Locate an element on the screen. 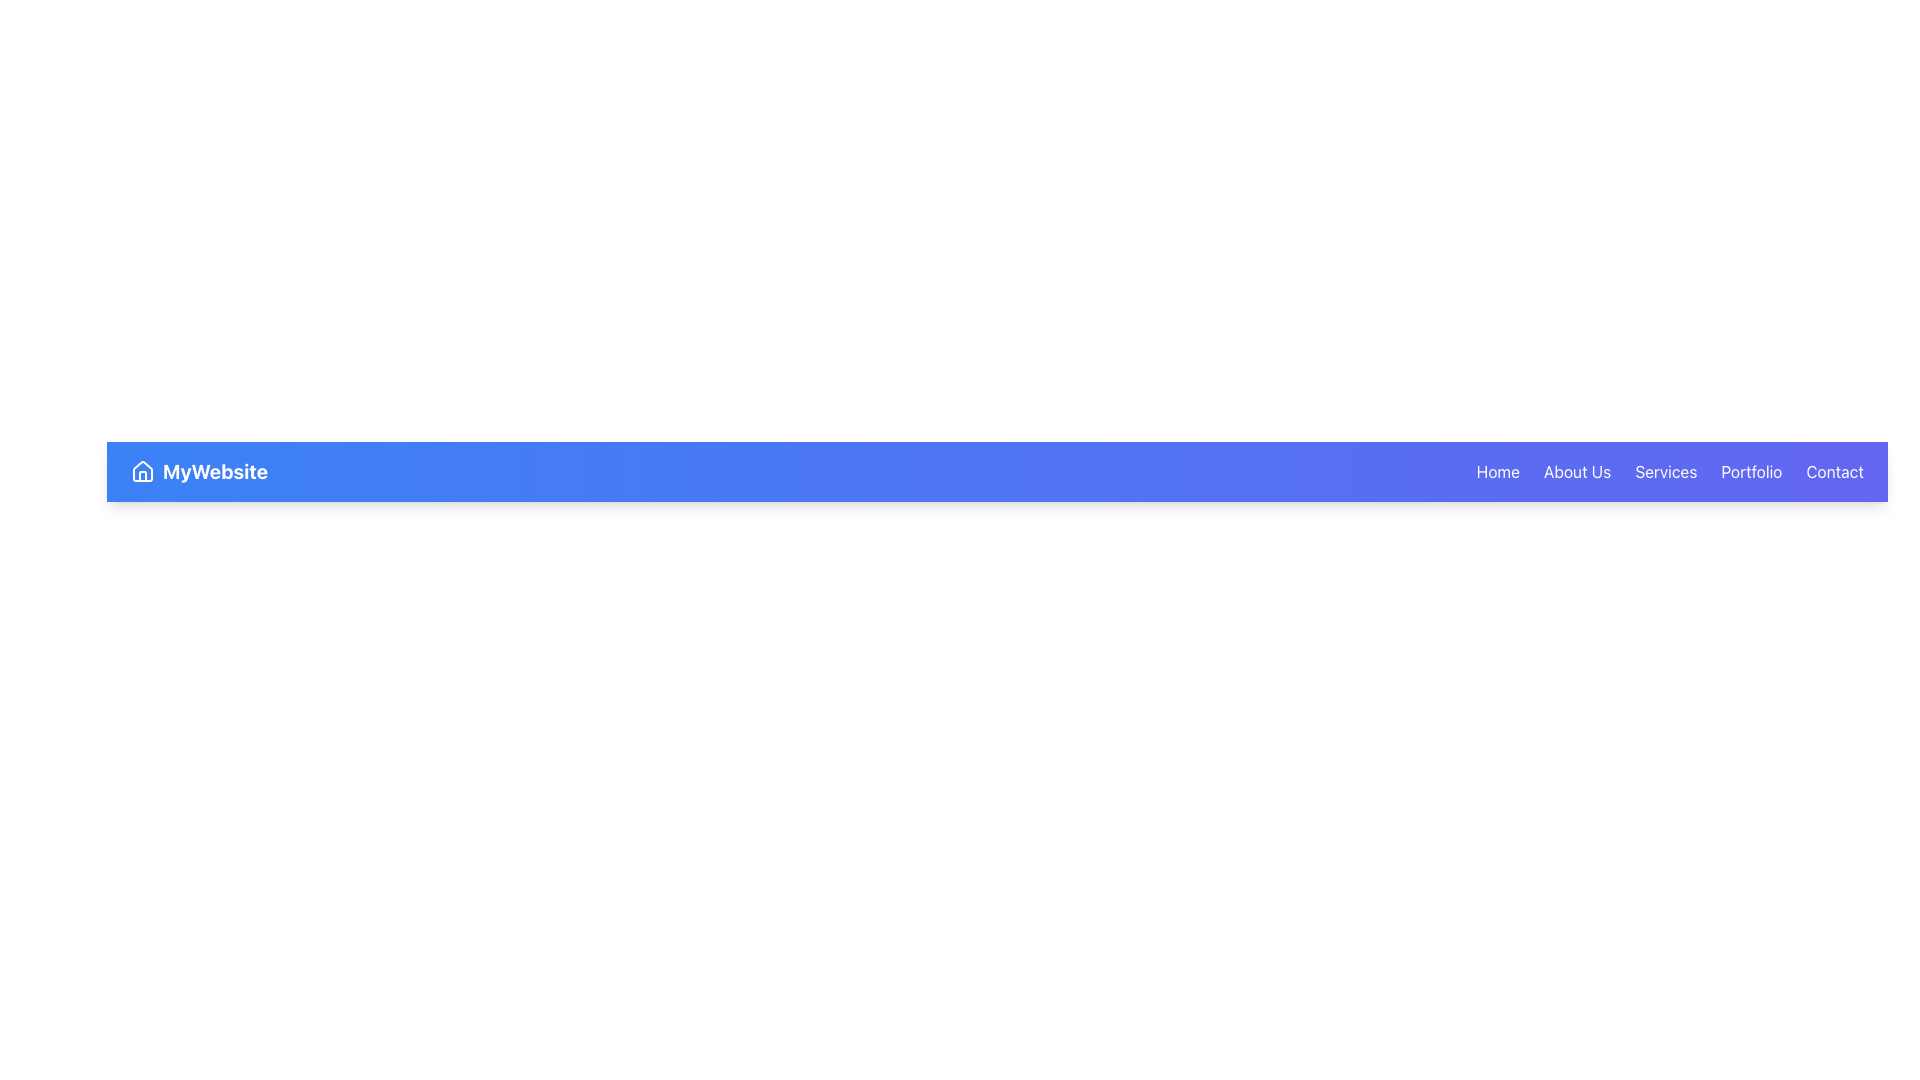 Image resolution: width=1920 pixels, height=1080 pixels. the first text link in the upper-right corner navigation menu is located at coordinates (1498, 471).